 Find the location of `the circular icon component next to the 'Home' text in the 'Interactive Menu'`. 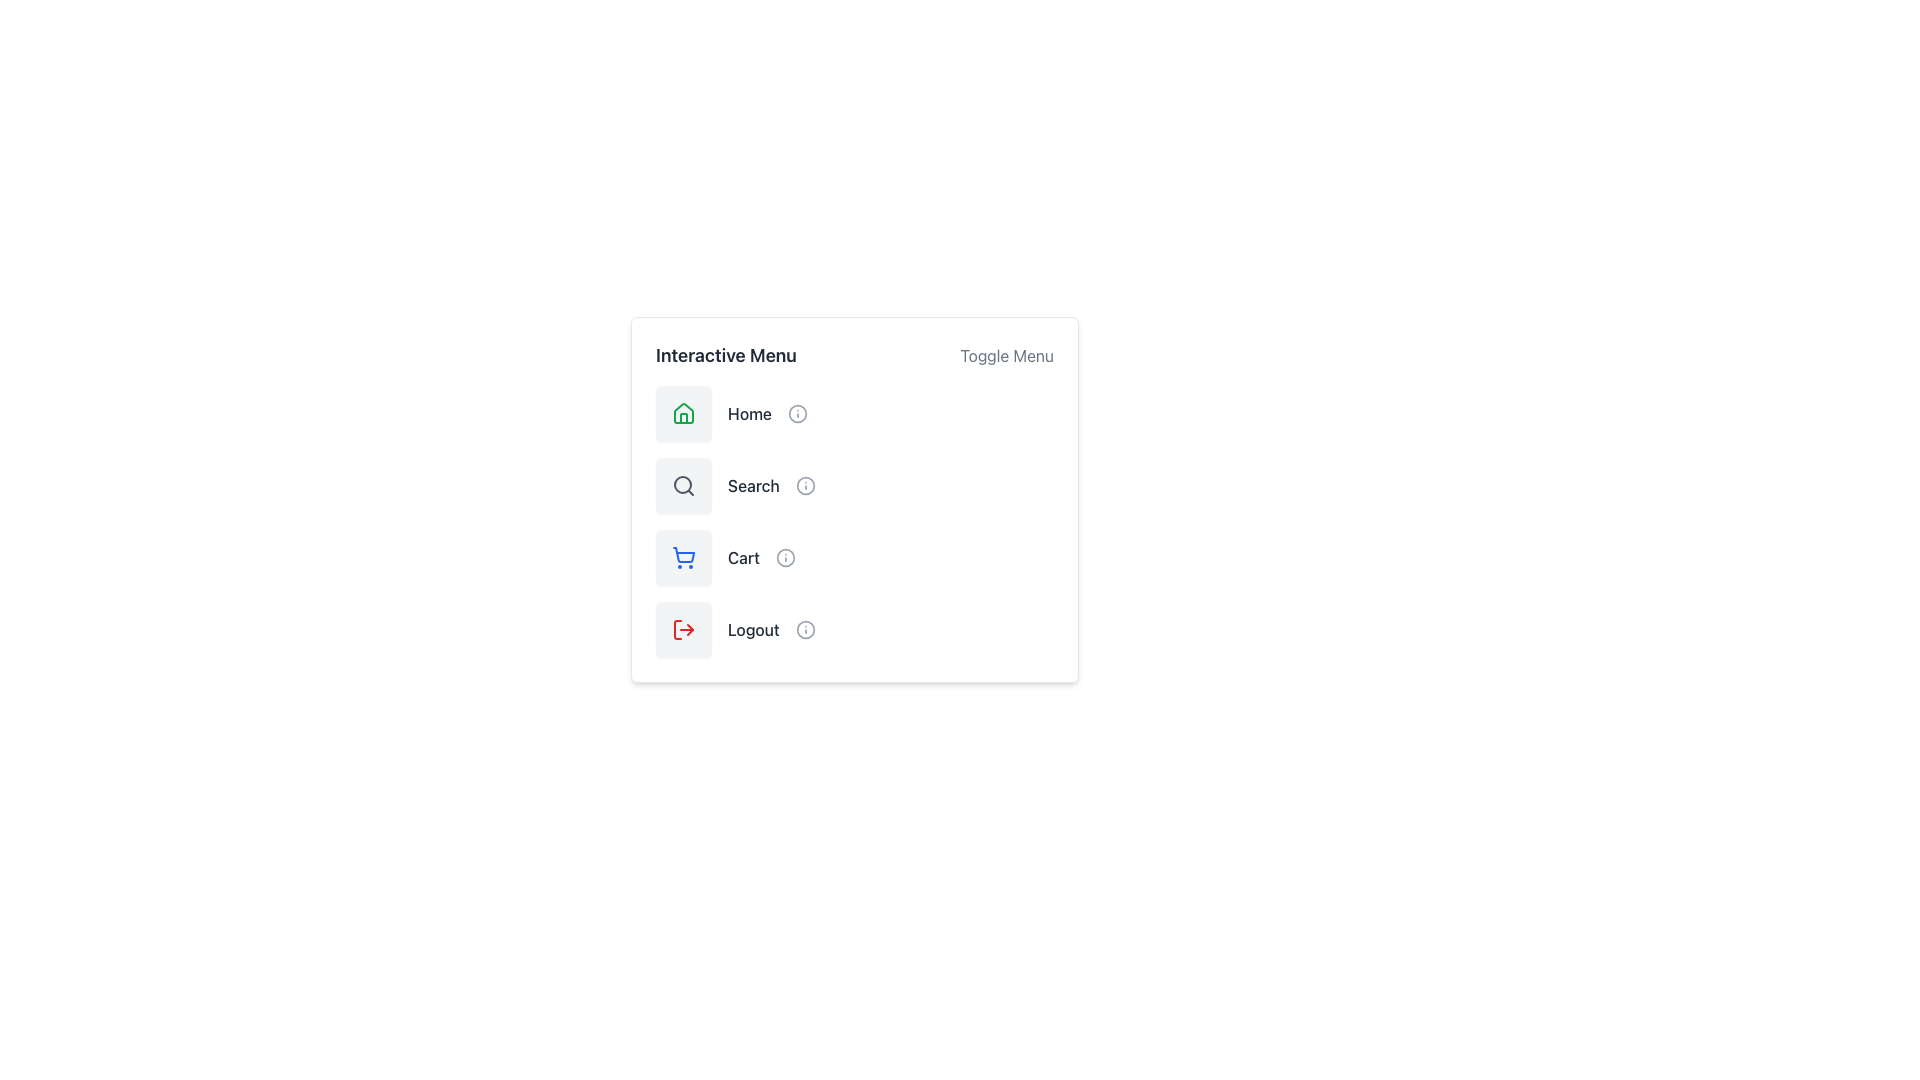

the circular icon component next to the 'Home' text in the 'Interactive Menu' is located at coordinates (796, 412).